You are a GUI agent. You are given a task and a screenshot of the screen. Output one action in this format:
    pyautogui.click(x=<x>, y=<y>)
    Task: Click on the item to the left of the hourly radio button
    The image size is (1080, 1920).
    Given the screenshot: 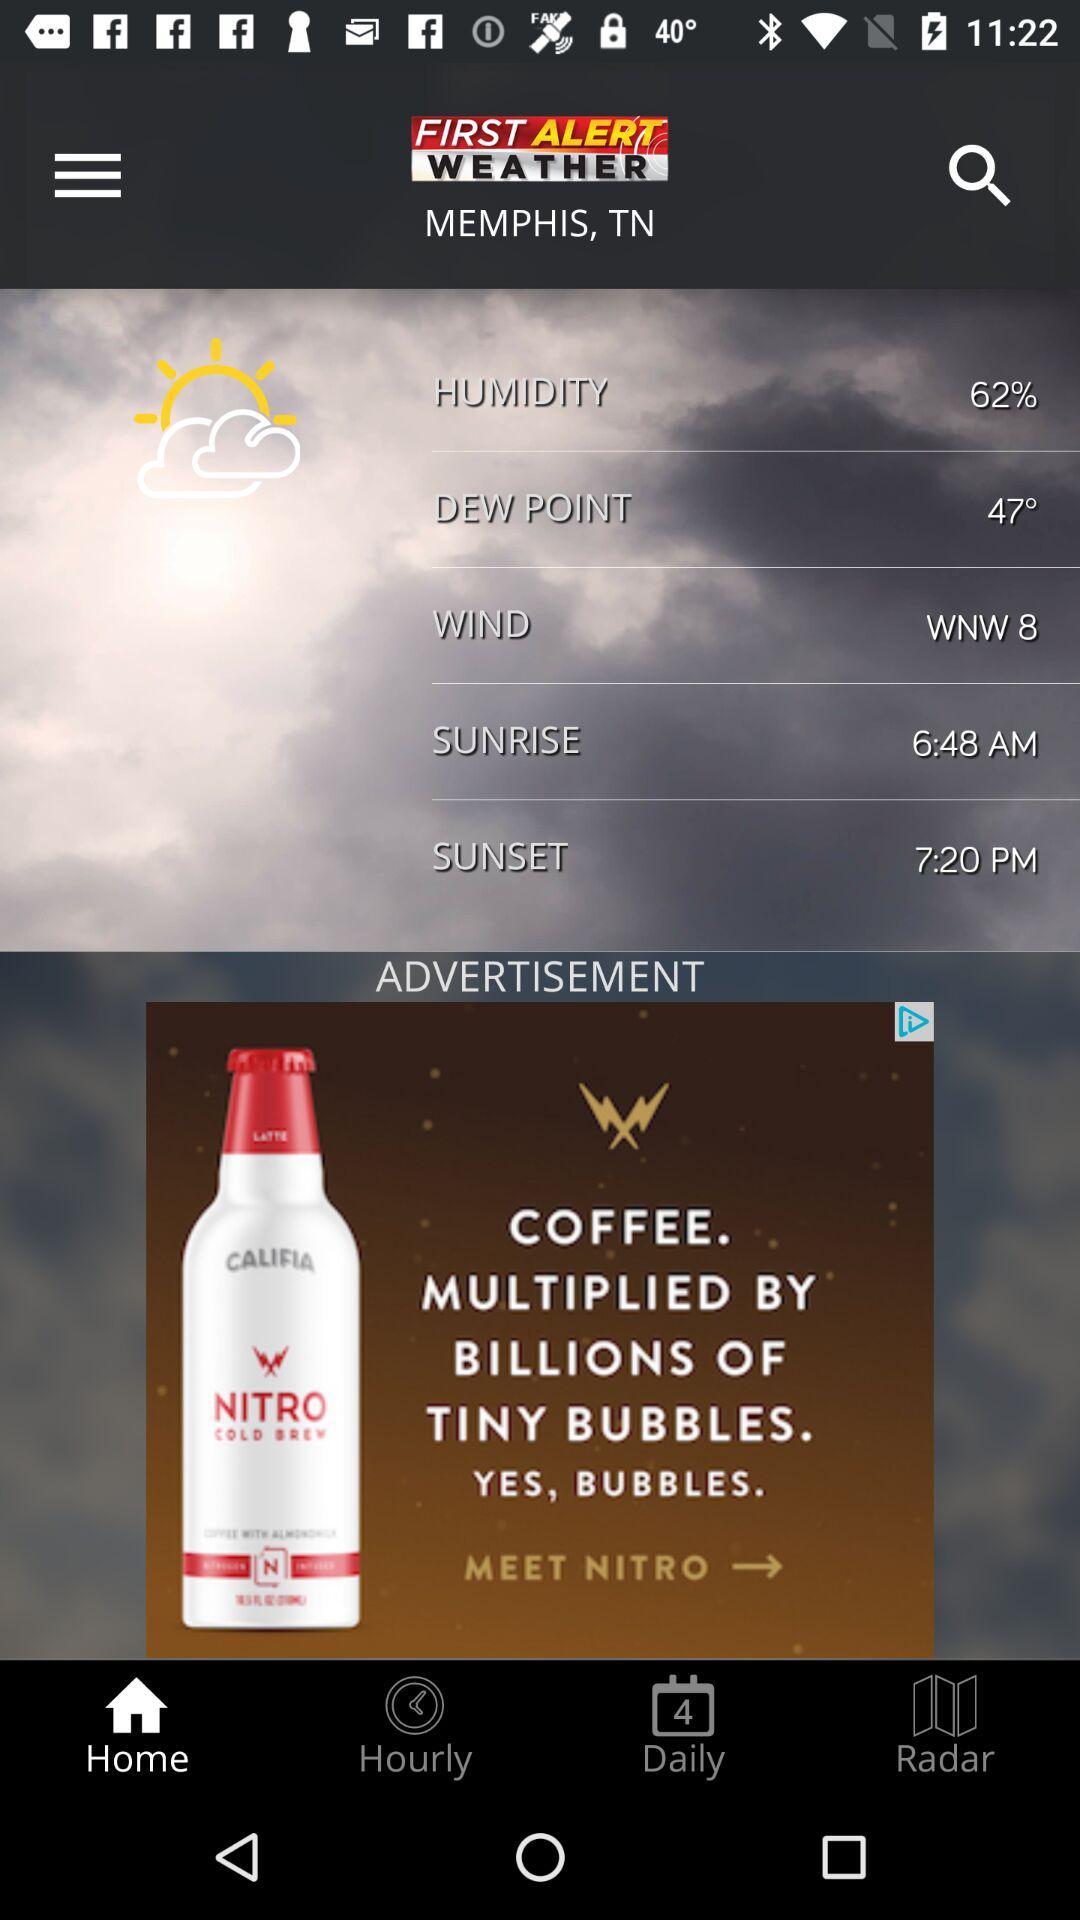 What is the action you would take?
    pyautogui.click(x=135, y=1726)
    